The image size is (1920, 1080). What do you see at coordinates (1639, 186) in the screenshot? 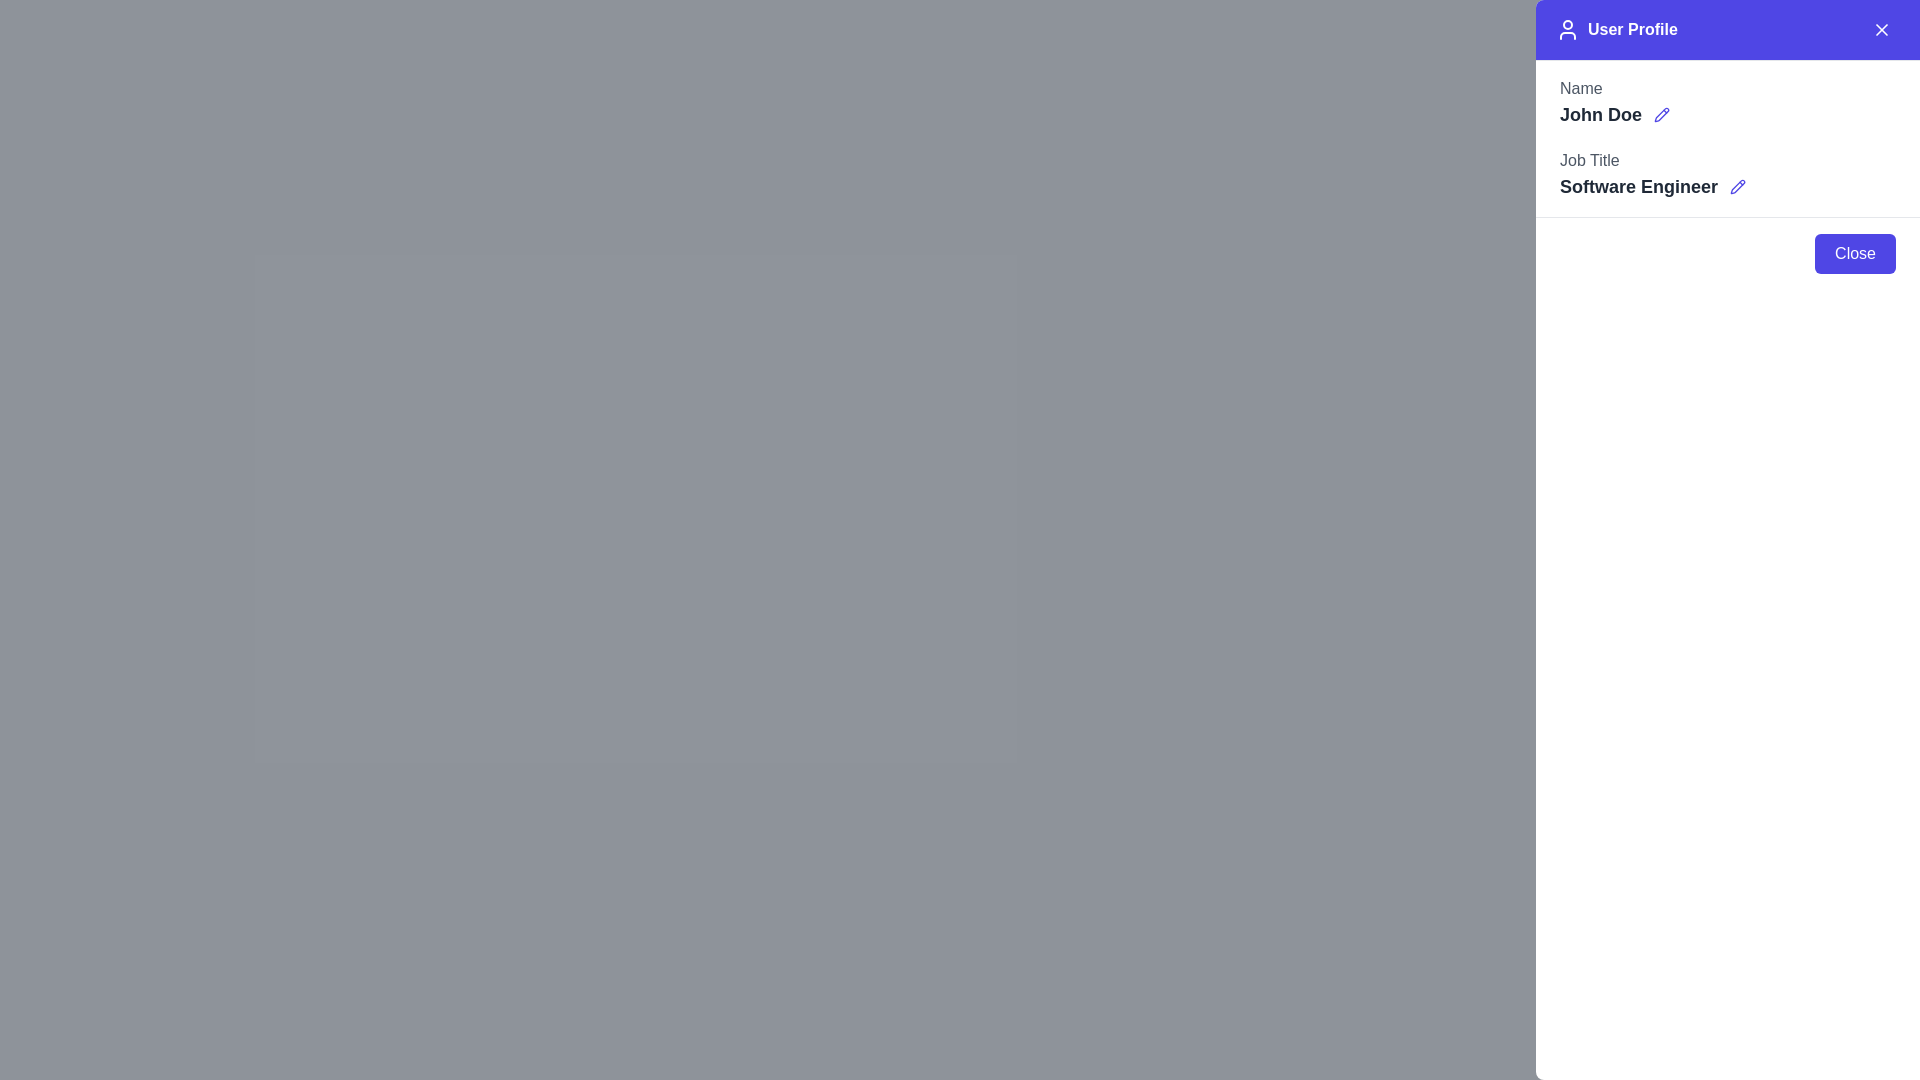
I see `the text label displaying the job title 'Software Engineer' in bold, dark gray text, located below the 'Job Title' label in the user profile section` at bounding box center [1639, 186].